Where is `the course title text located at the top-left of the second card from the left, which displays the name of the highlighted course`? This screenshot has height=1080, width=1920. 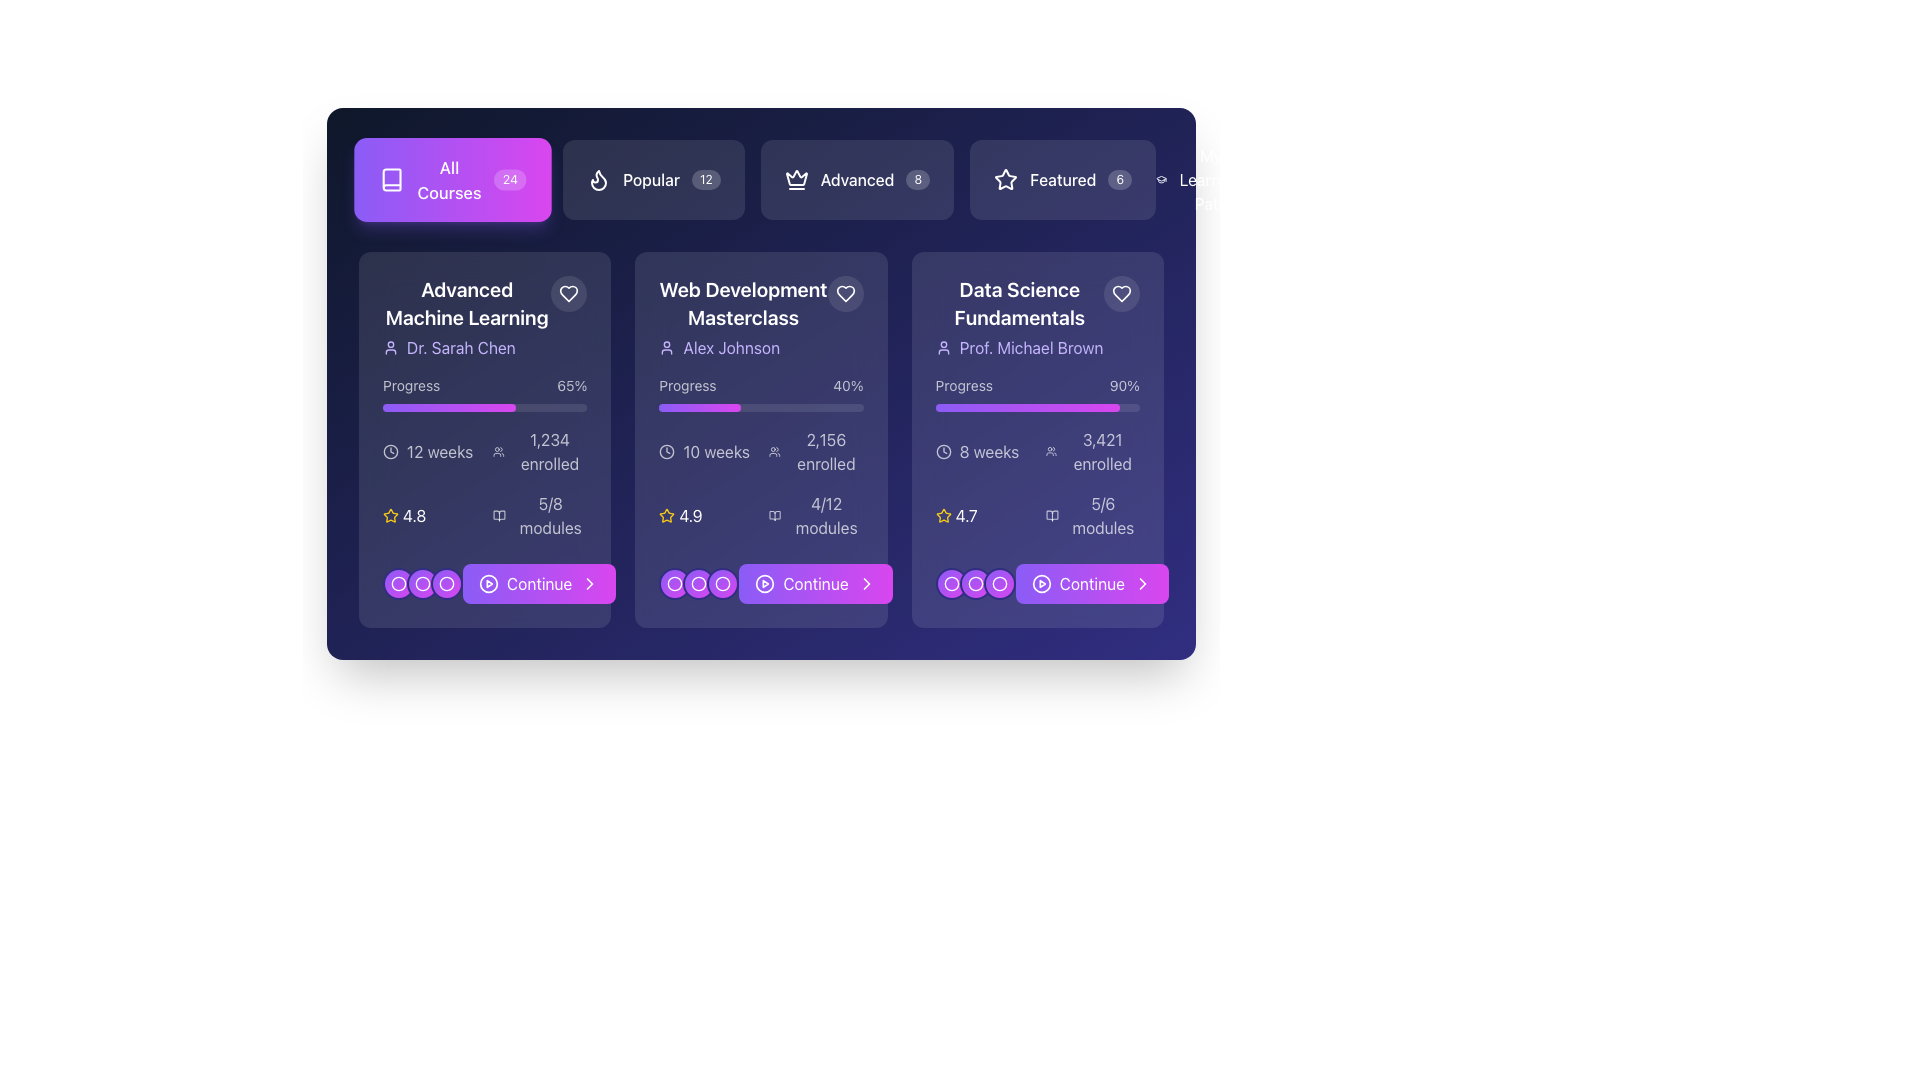
the course title text located at the top-left of the second card from the left, which displays the name of the highlighted course is located at coordinates (742, 304).